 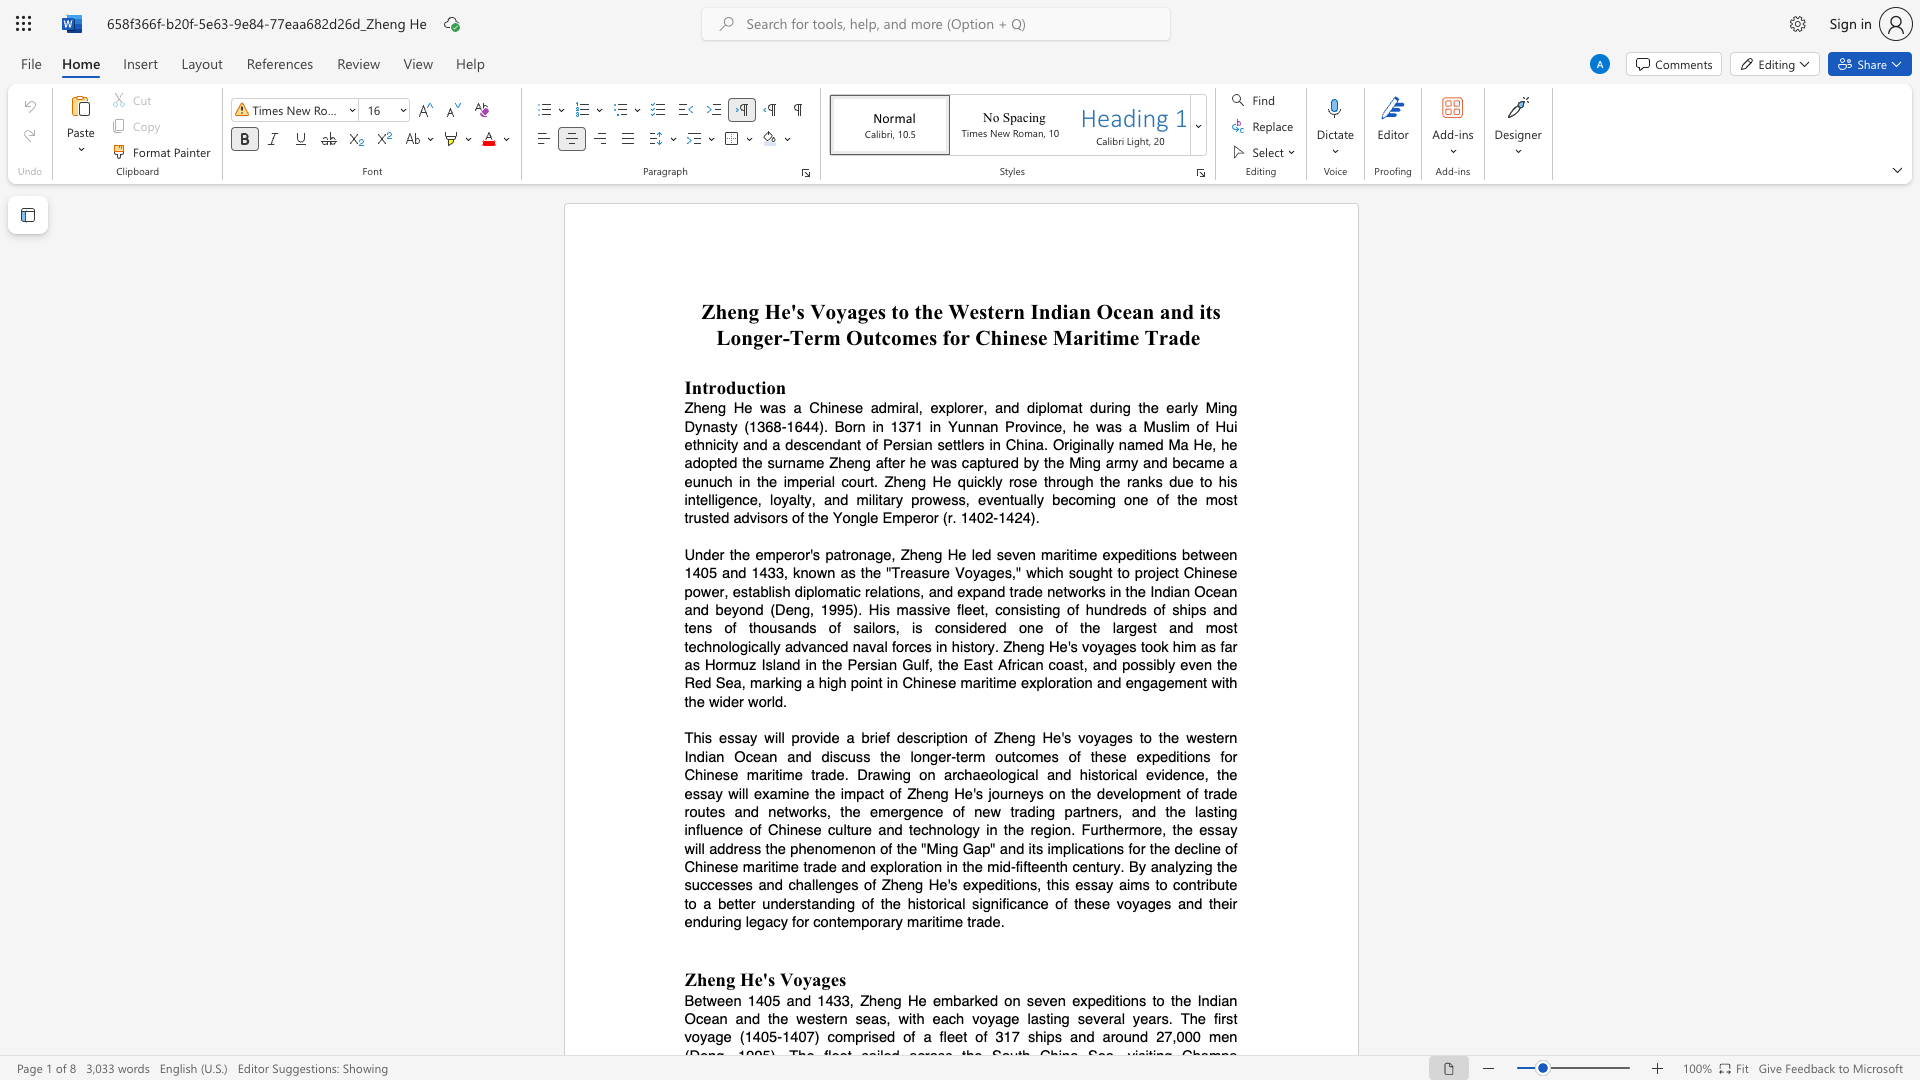 I want to click on the subset text "possibly ev" within the text "possibly even", so click(x=1122, y=665).